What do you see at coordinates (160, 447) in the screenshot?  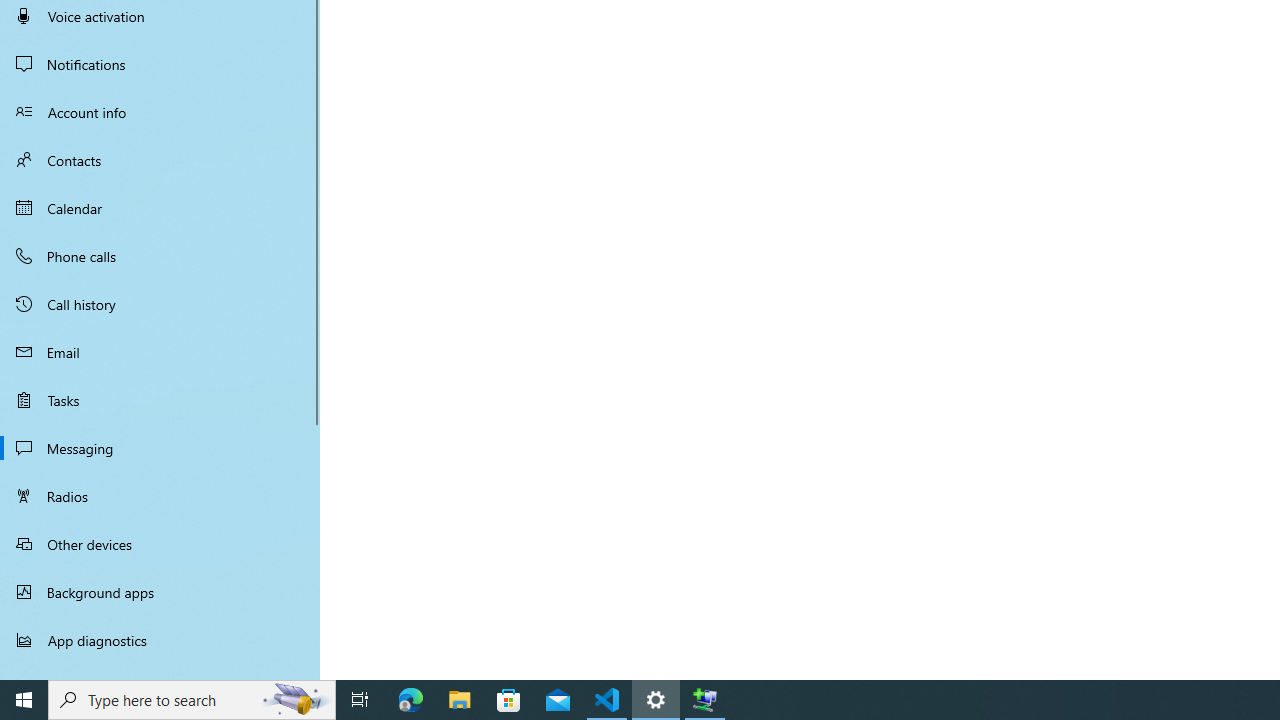 I see `'Messaging'` at bounding box center [160, 447].